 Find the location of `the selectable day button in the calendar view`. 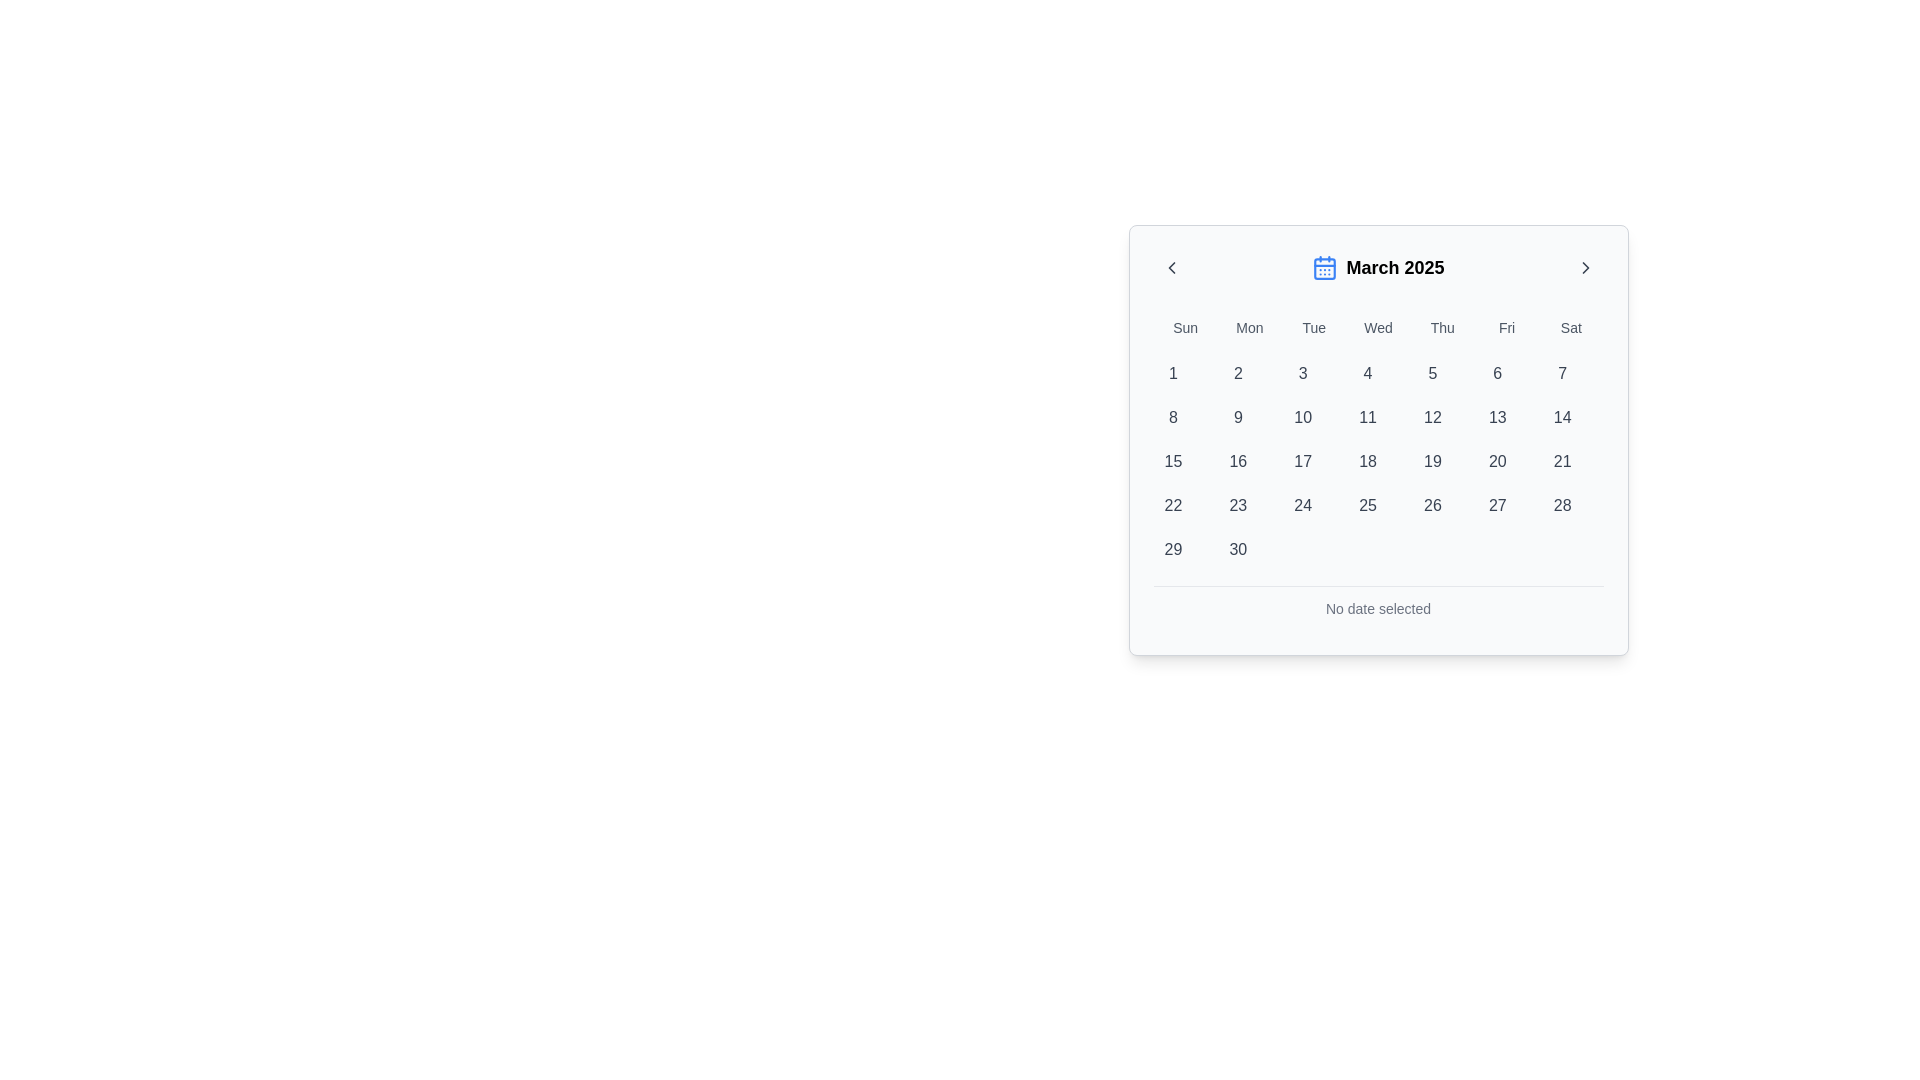

the selectable day button in the calendar view is located at coordinates (1367, 416).